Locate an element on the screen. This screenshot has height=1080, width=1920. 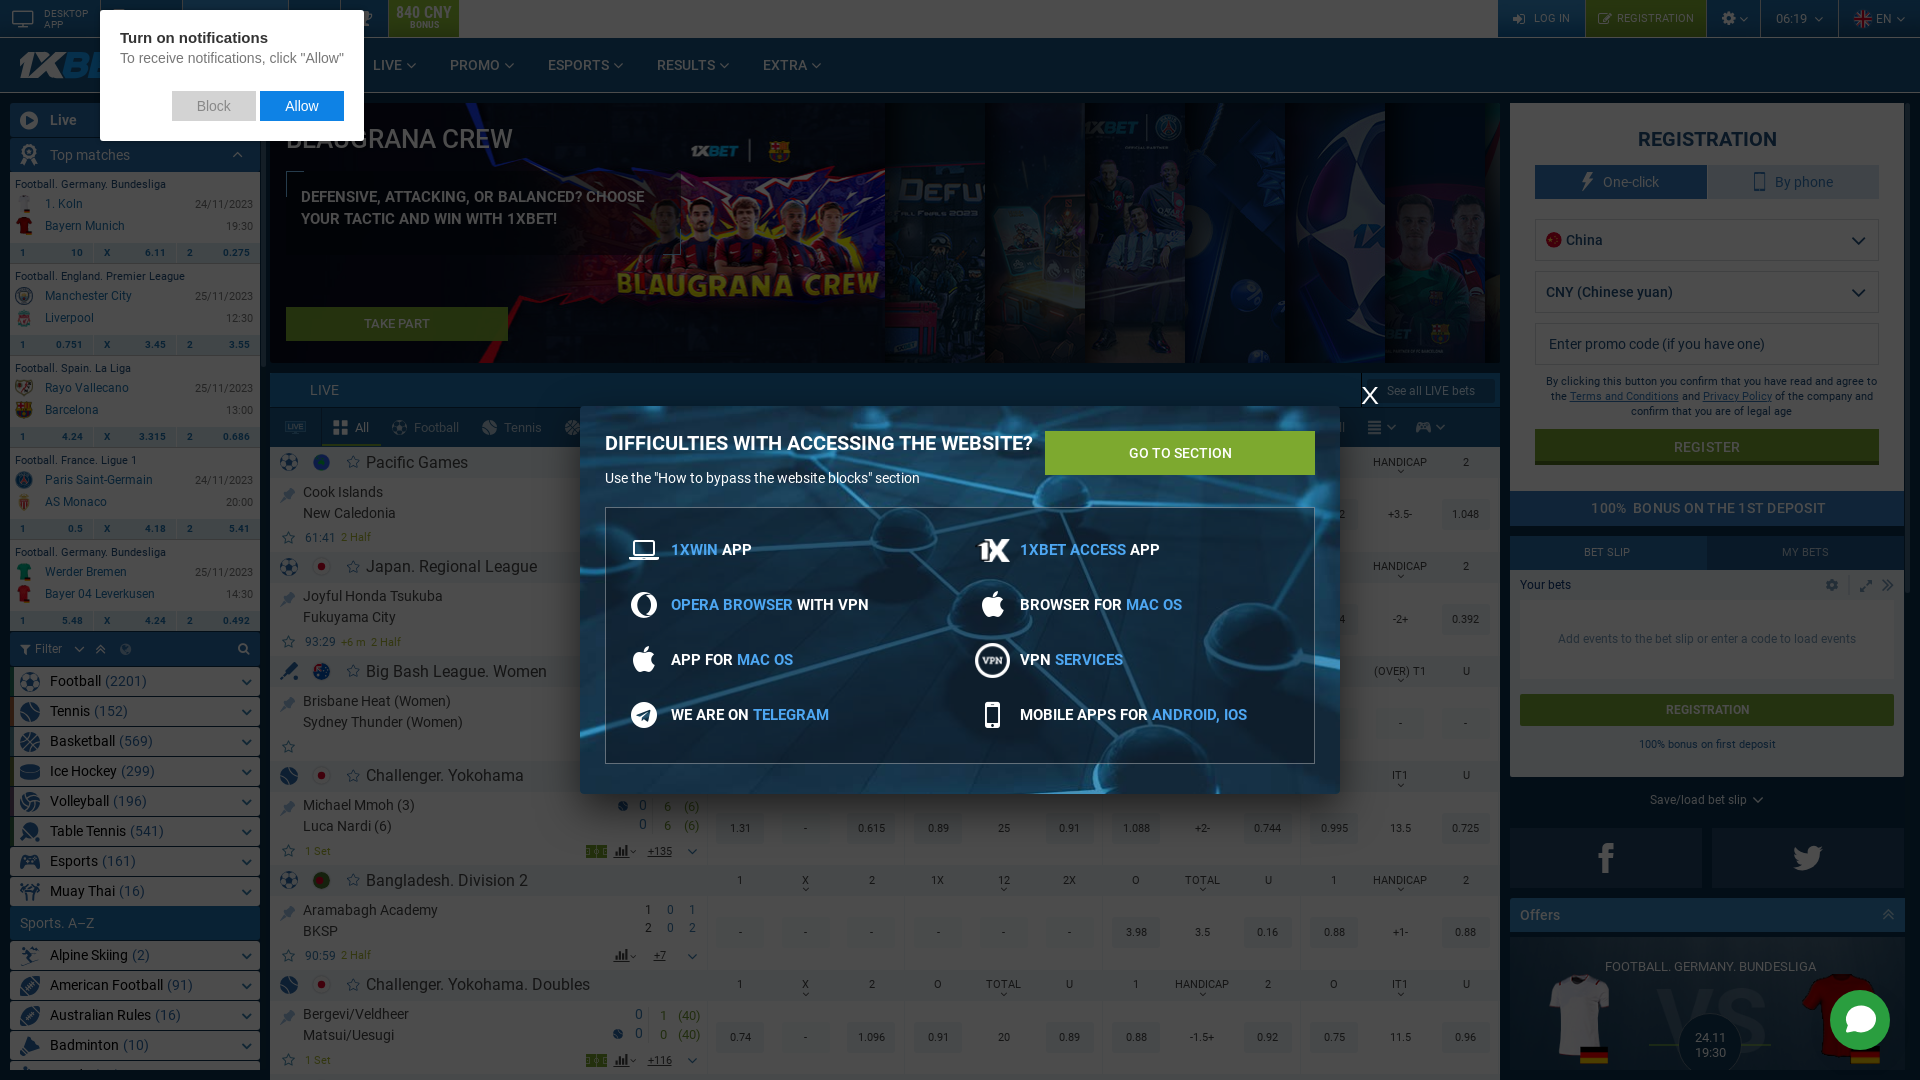
'EXTRA' is located at coordinates (746, 64).